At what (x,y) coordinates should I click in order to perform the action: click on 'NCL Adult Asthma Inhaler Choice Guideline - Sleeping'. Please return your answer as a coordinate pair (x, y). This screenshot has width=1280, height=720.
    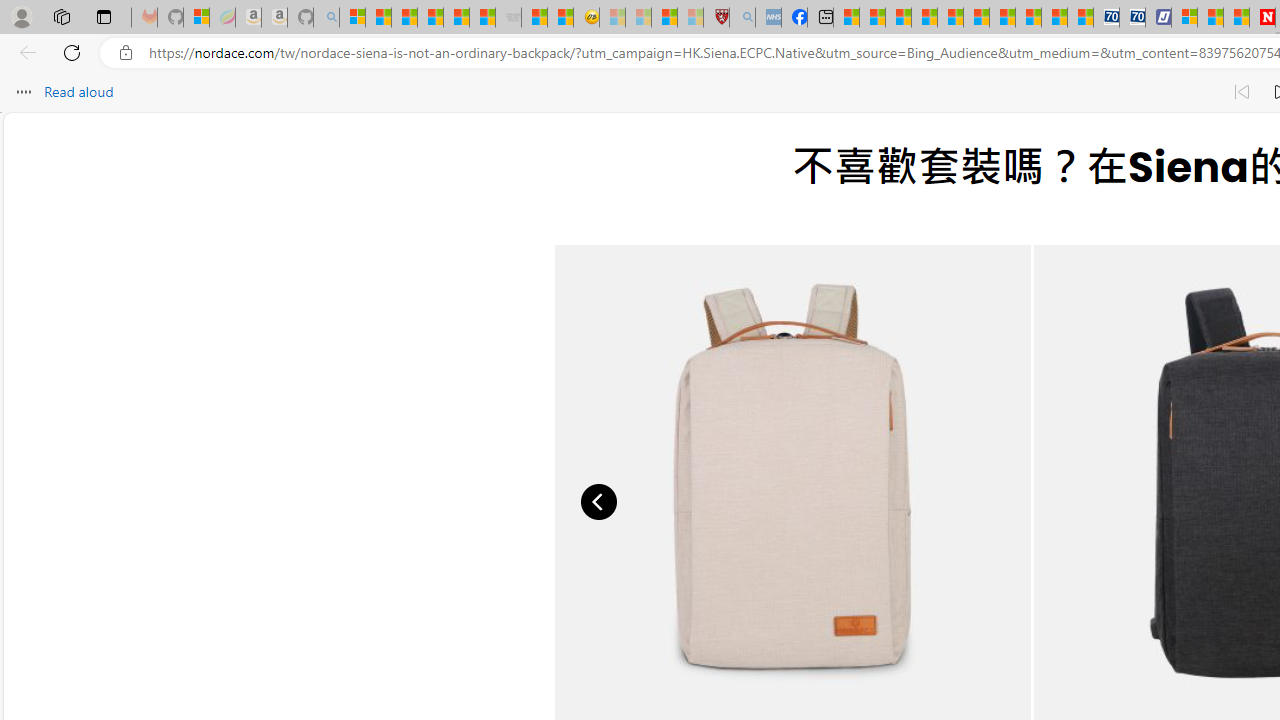
    Looking at the image, I should click on (767, 17).